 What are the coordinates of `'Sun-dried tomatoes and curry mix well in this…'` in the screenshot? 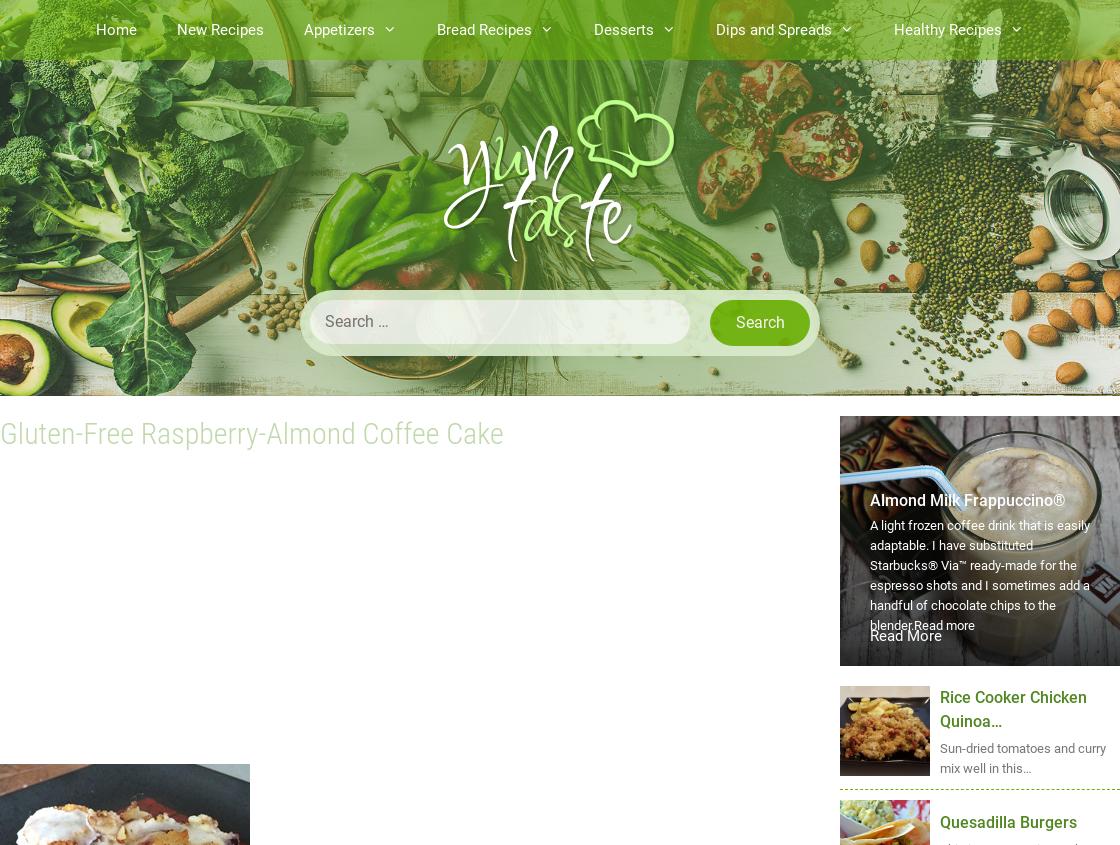 It's located at (1023, 757).